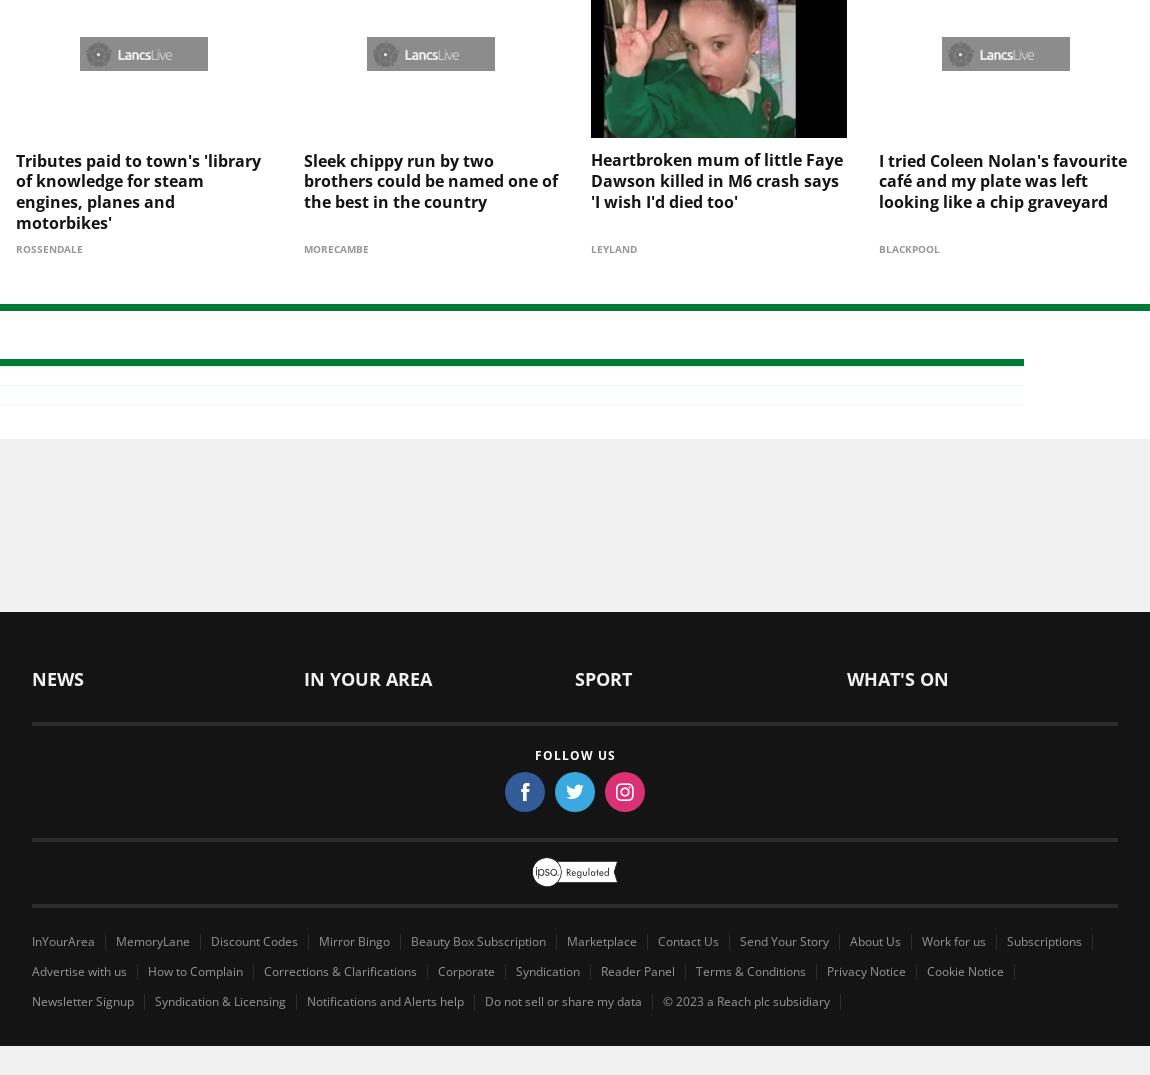 The width and height of the screenshot is (1150, 1075). I want to click on 'Marketplace', so click(601, 906).